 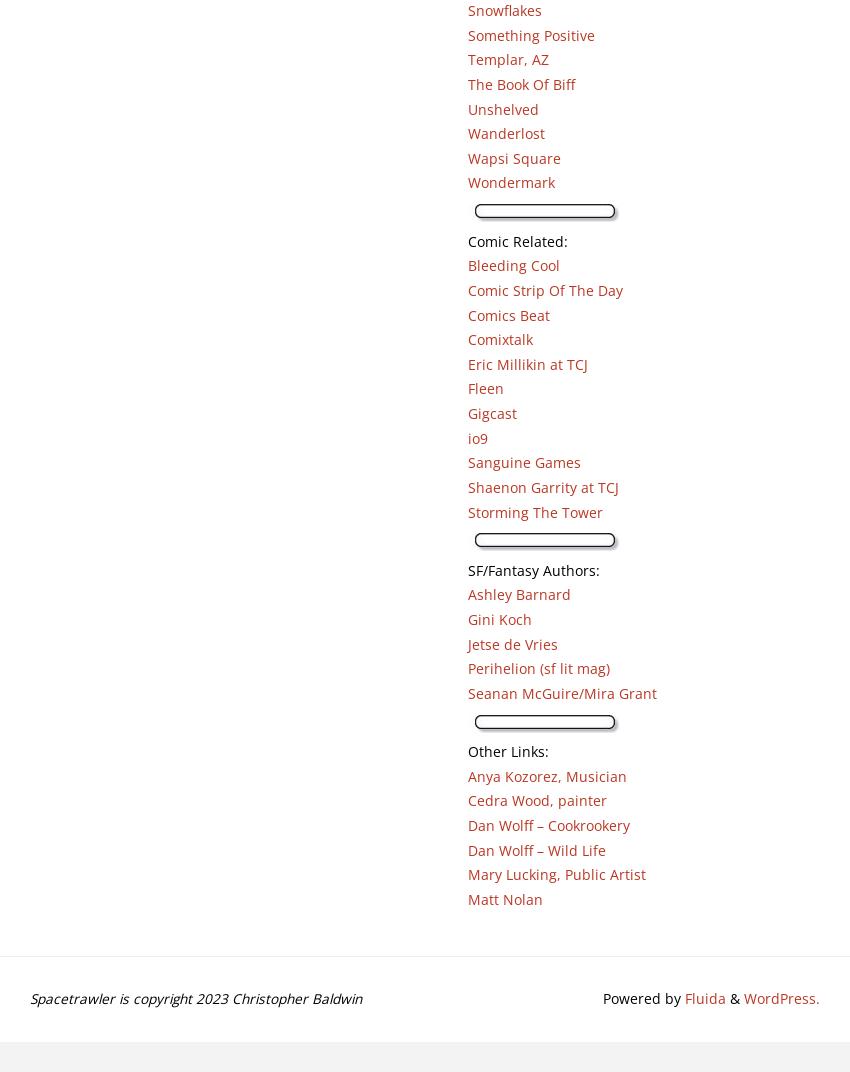 I want to click on 'Sanguine Games', so click(x=522, y=461).